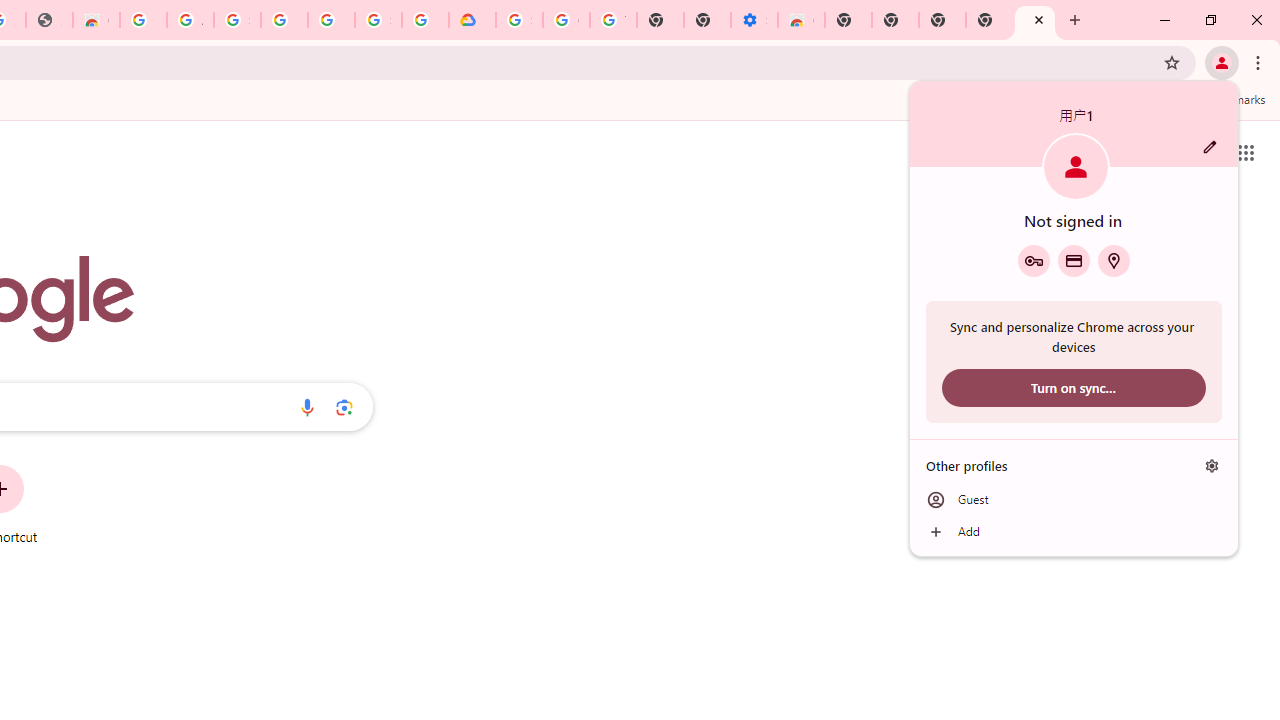  I want to click on 'Ad Settings', so click(190, 20).